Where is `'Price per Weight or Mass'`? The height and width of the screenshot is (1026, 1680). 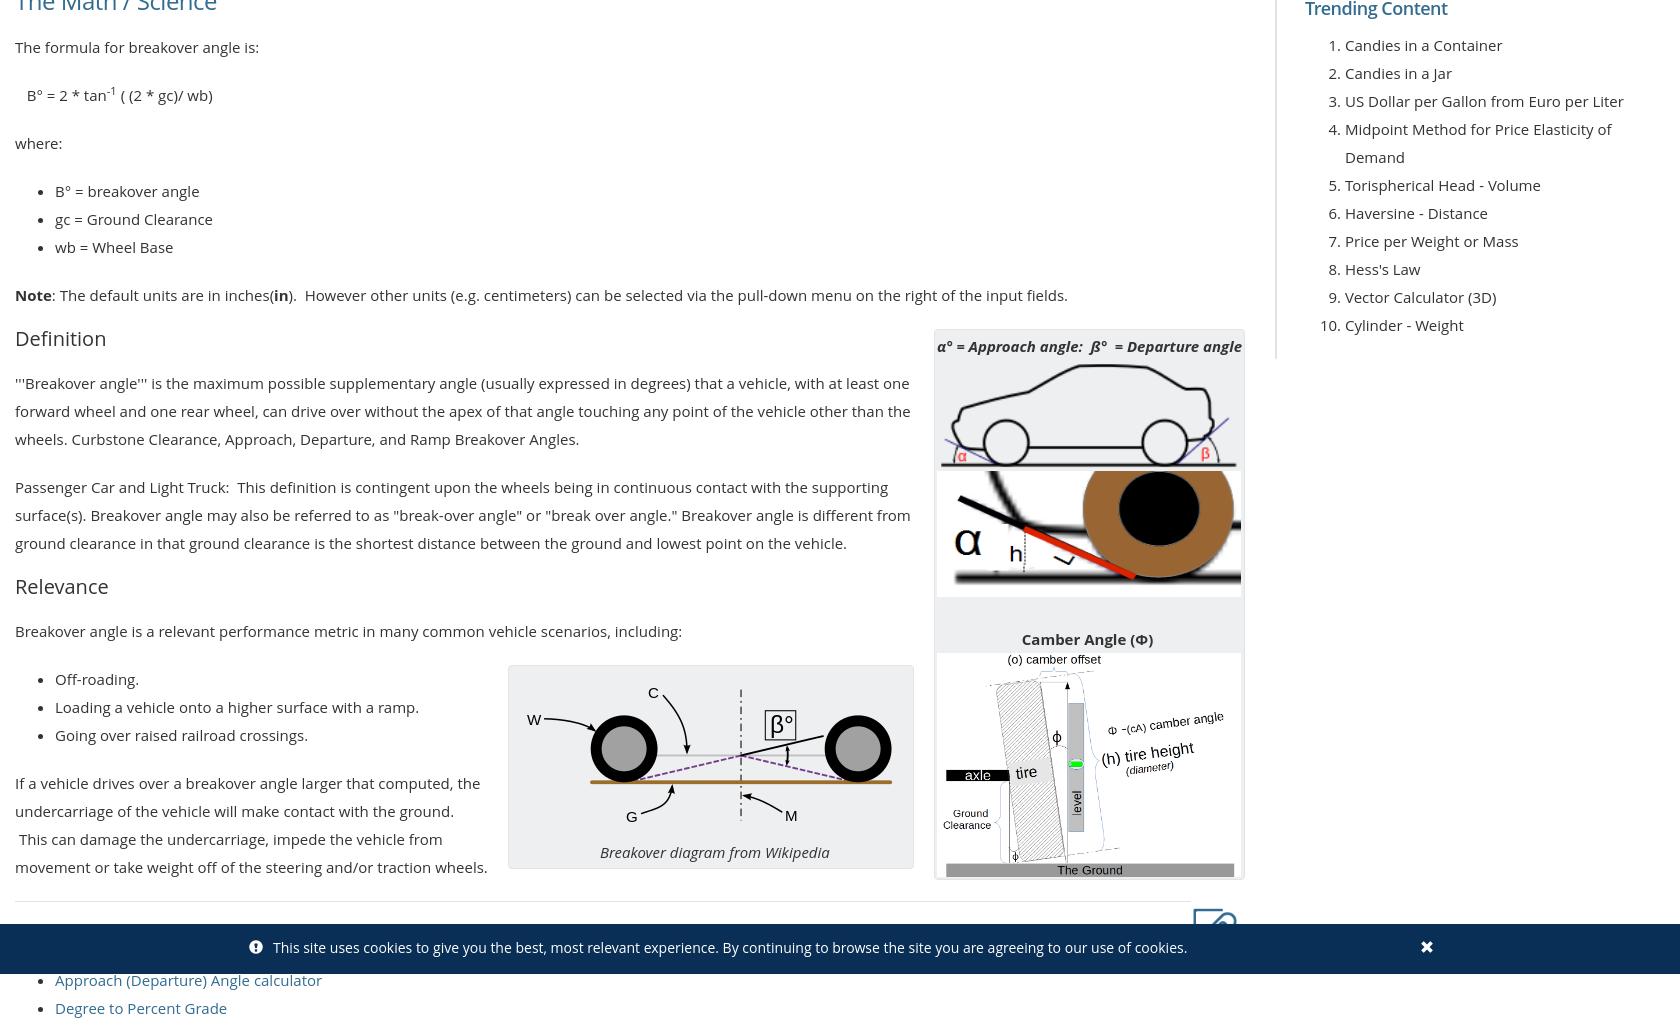 'Price per Weight or Mass' is located at coordinates (1431, 241).